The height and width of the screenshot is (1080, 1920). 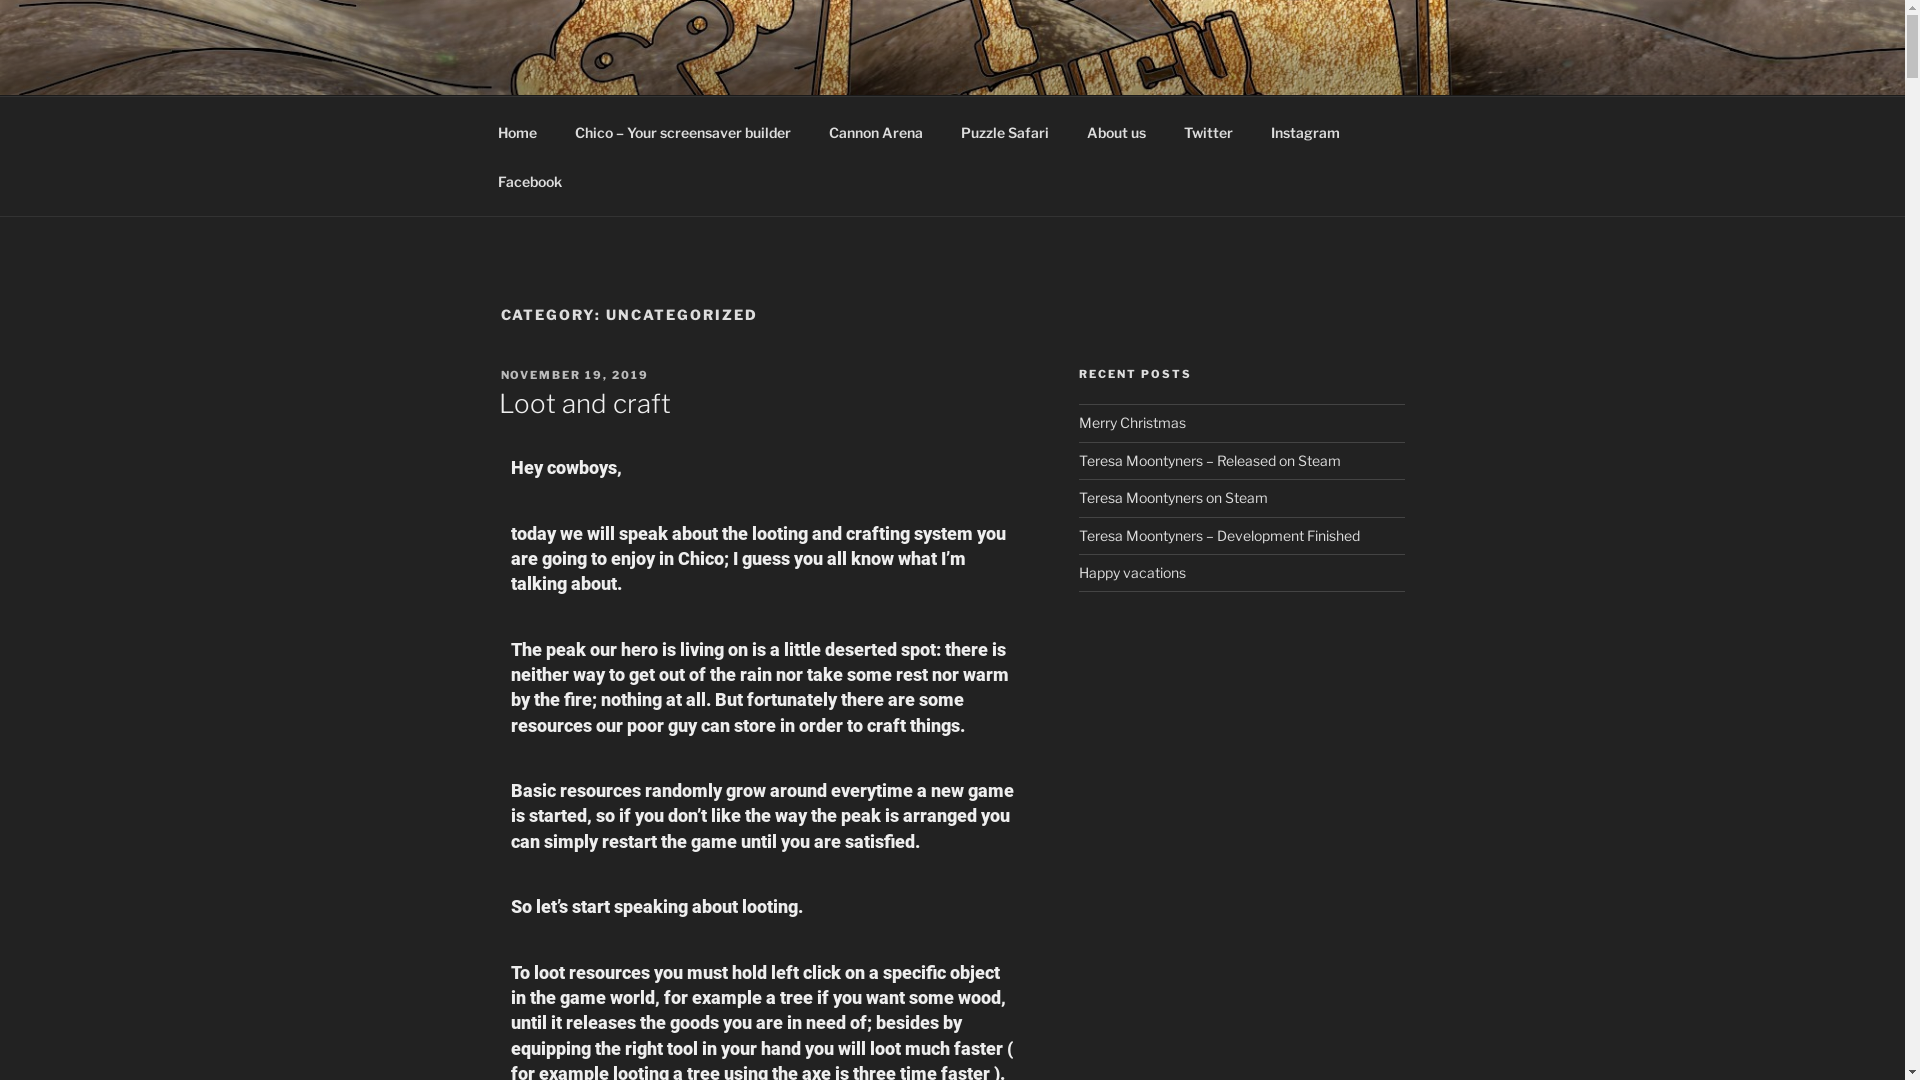 What do you see at coordinates (876, 132) in the screenshot?
I see `'Cannon Arena'` at bounding box center [876, 132].